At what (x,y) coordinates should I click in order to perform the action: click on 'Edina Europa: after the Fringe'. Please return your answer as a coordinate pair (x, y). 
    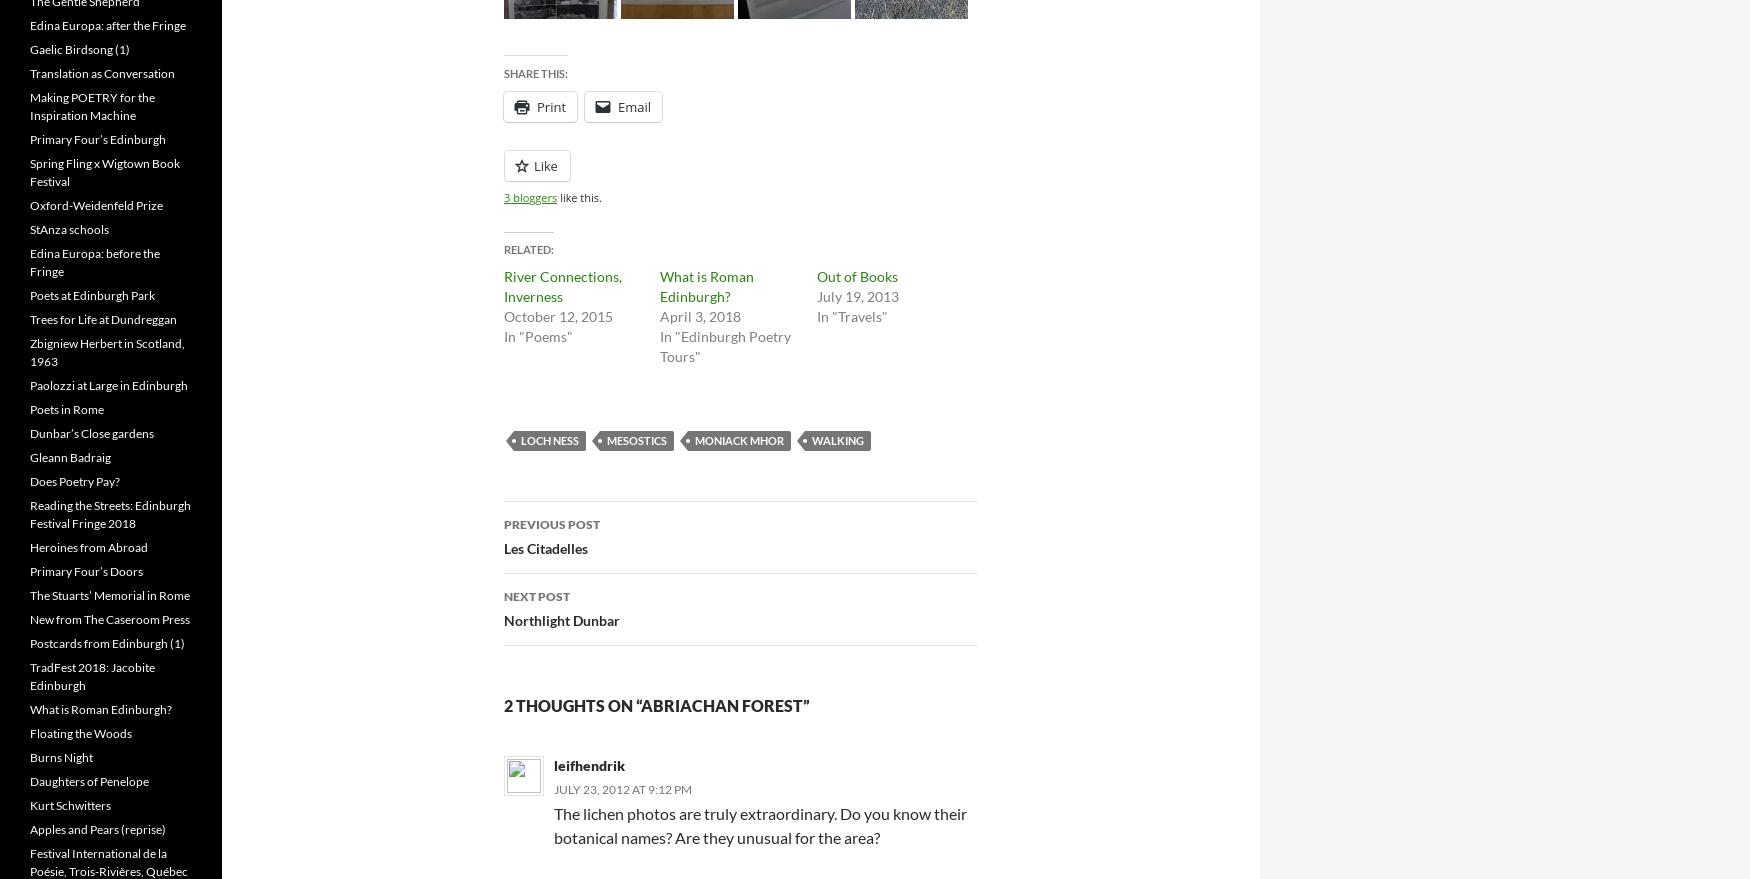
    Looking at the image, I should click on (107, 24).